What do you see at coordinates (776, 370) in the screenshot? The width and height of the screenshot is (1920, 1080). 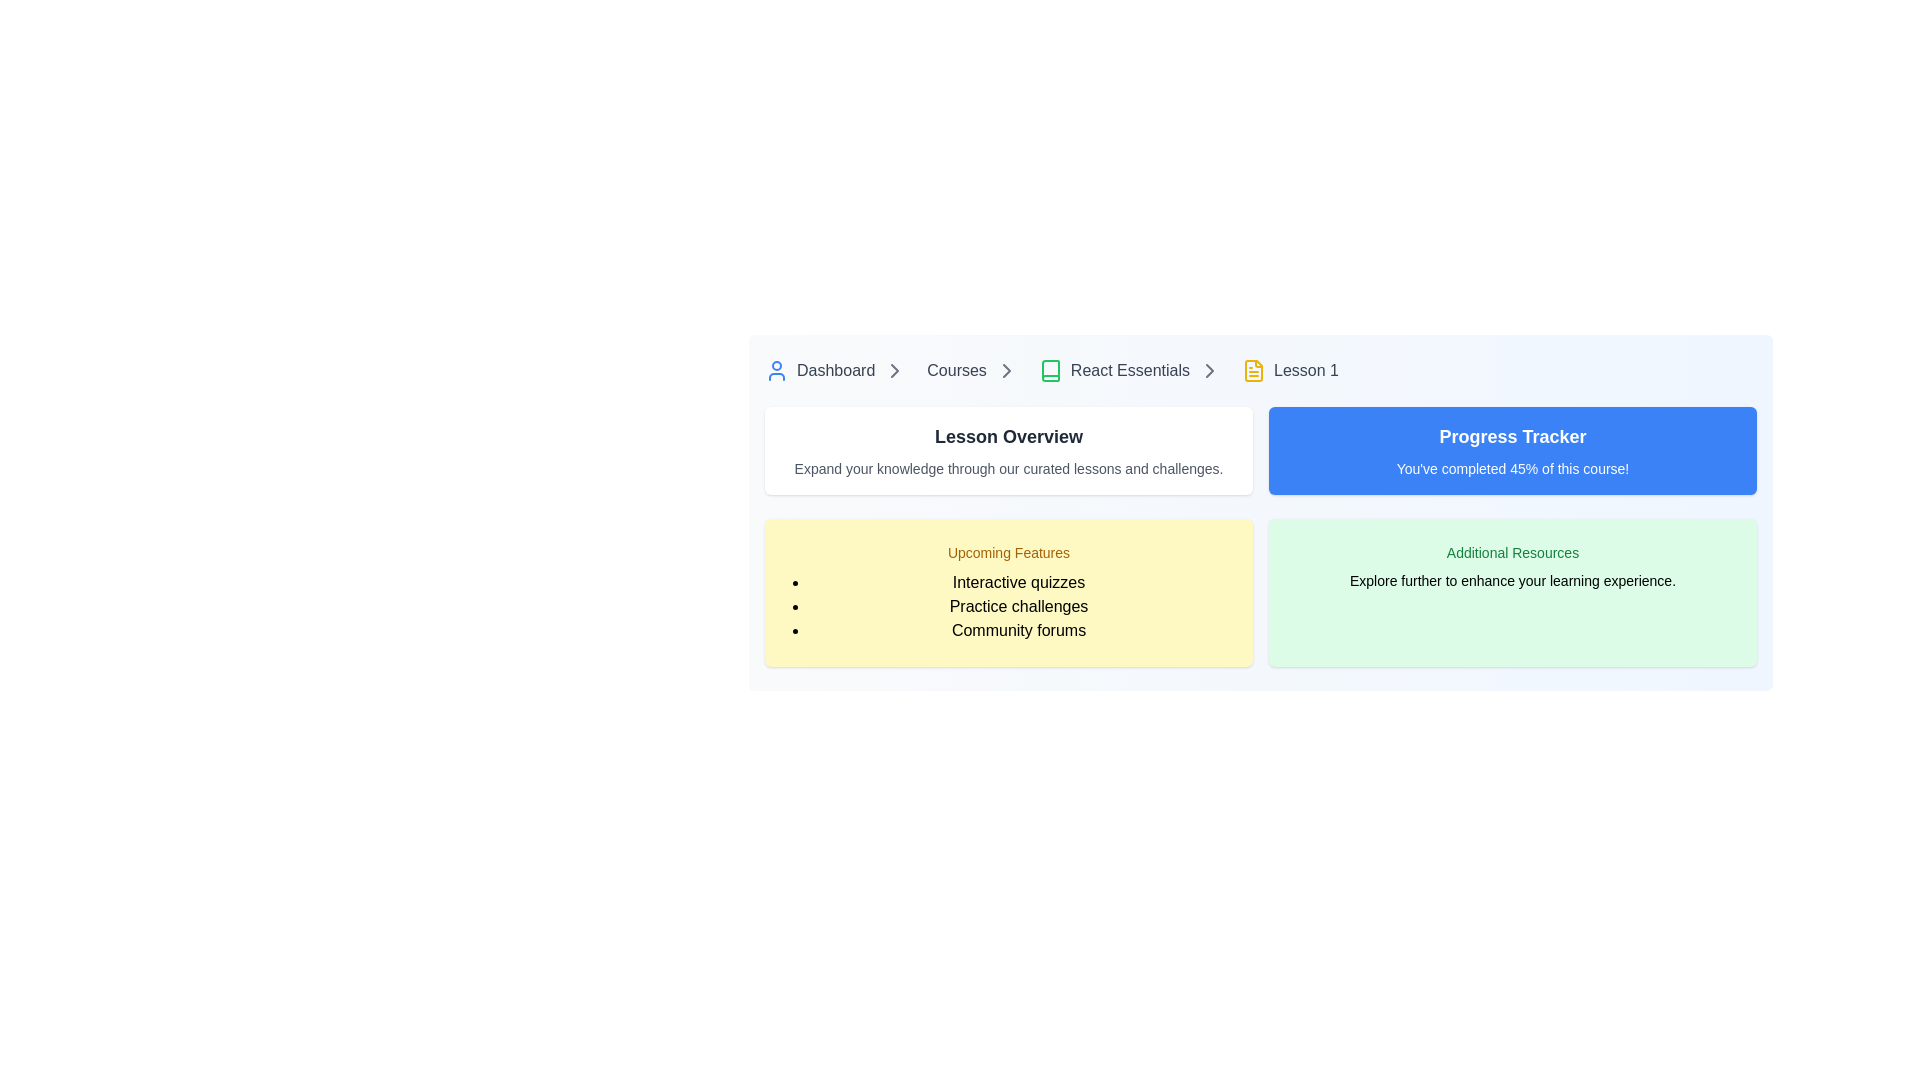 I see `the blue person silhouette icon that precedes the text 'Dashboard' in the breadcrumb navigation` at bounding box center [776, 370].